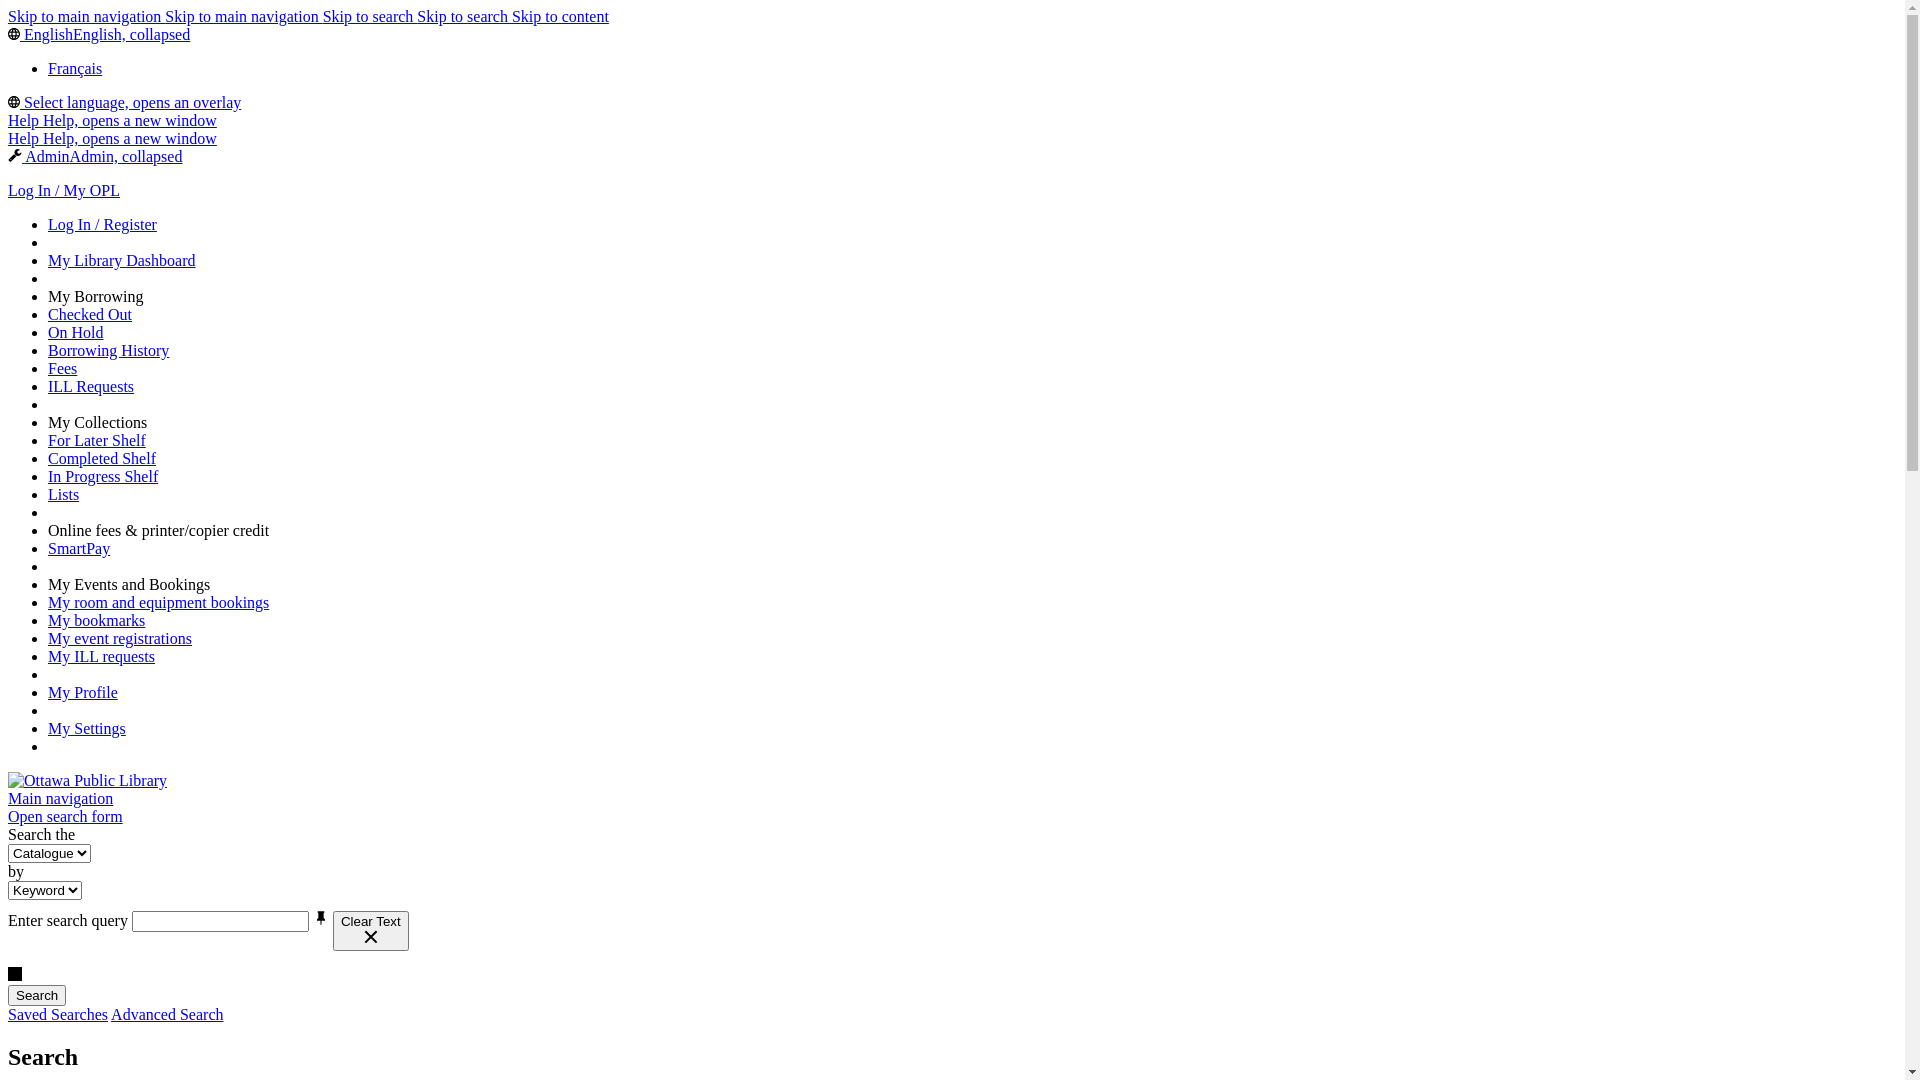 The height and width of the screenshot is (1080, 1920). I want to click on 'Search', so click(37, 995).